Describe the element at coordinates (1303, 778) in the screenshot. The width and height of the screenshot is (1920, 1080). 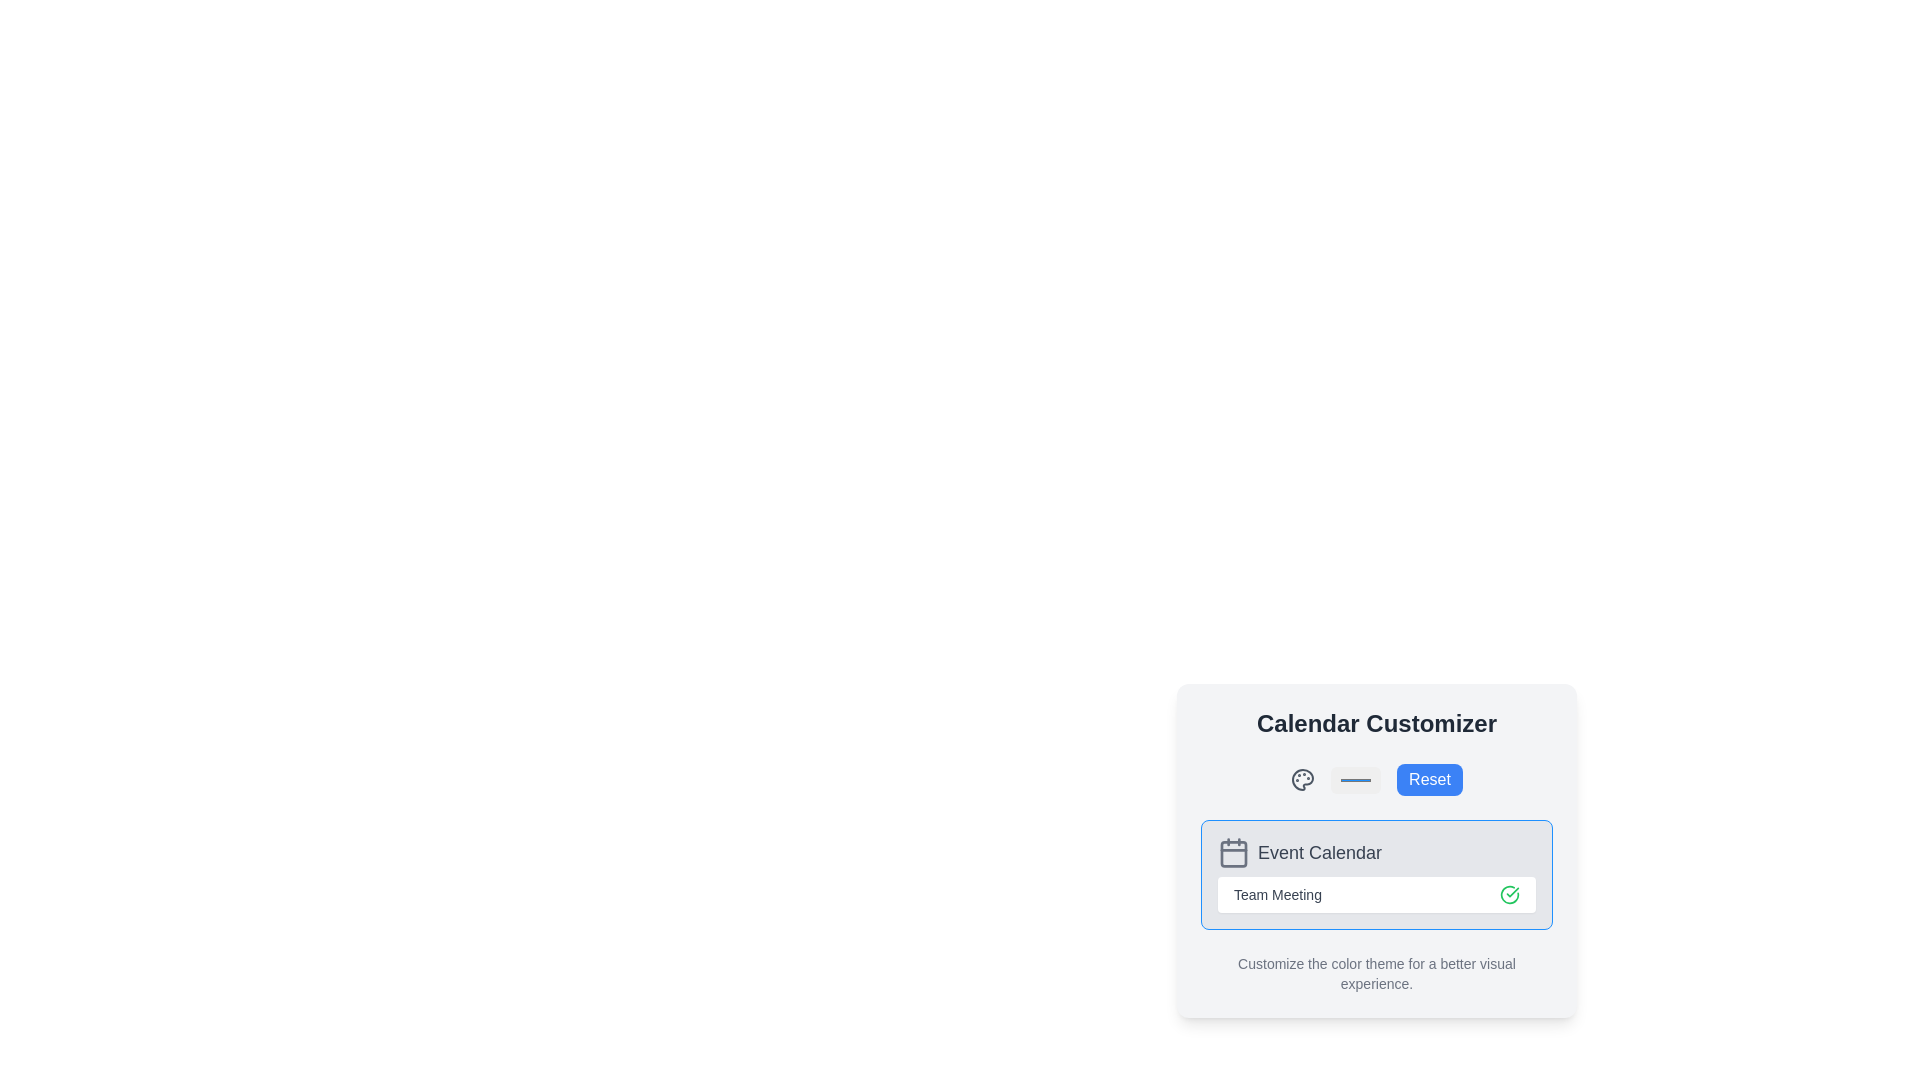
I see `the artist's palette icon located in the header area of the 'Calendar Customizer' section` at that location.